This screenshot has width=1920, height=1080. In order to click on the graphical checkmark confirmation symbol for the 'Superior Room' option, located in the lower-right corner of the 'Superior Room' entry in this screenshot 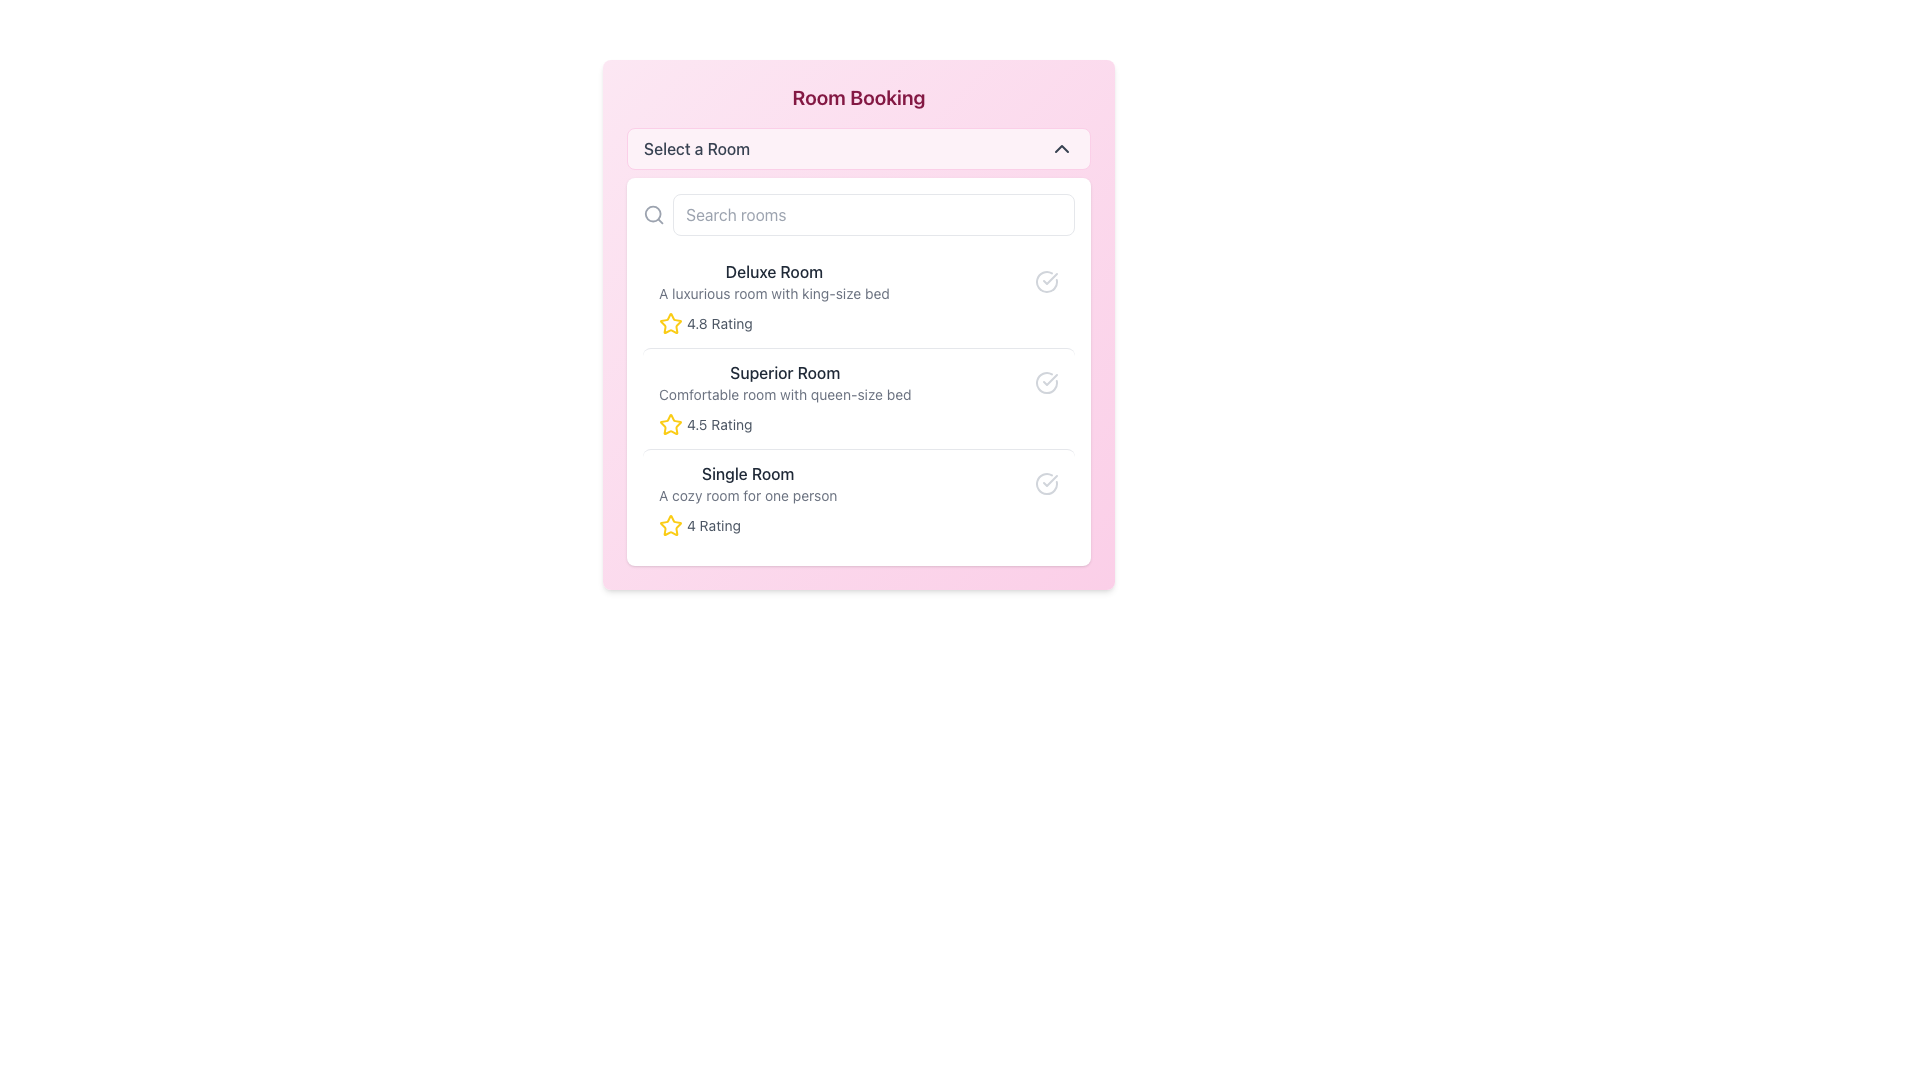, I will do `click(1045, 382)`.